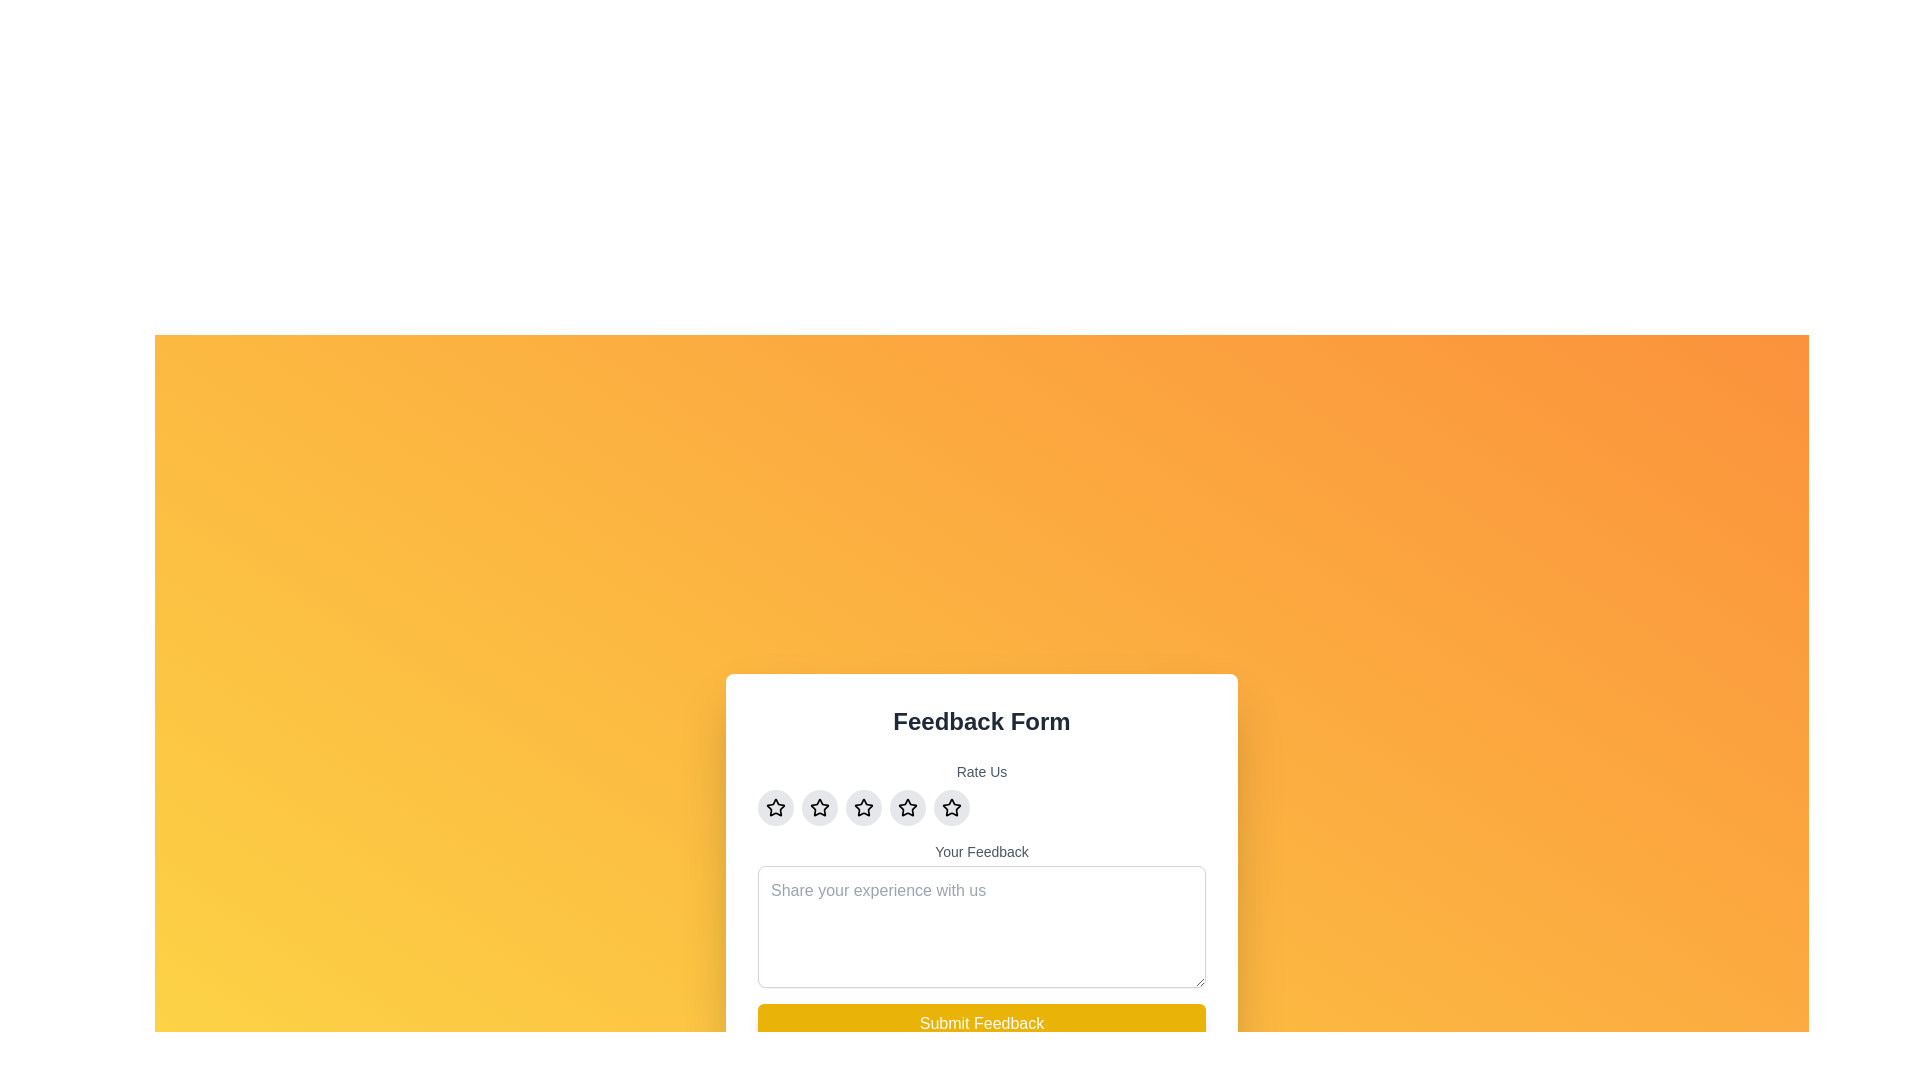  Describe the element at coordinates (864, 806) in the screenshot. I see `the third star in the horizontal group of five stars in the 'Rate Us' section of the feedback form` at that location.